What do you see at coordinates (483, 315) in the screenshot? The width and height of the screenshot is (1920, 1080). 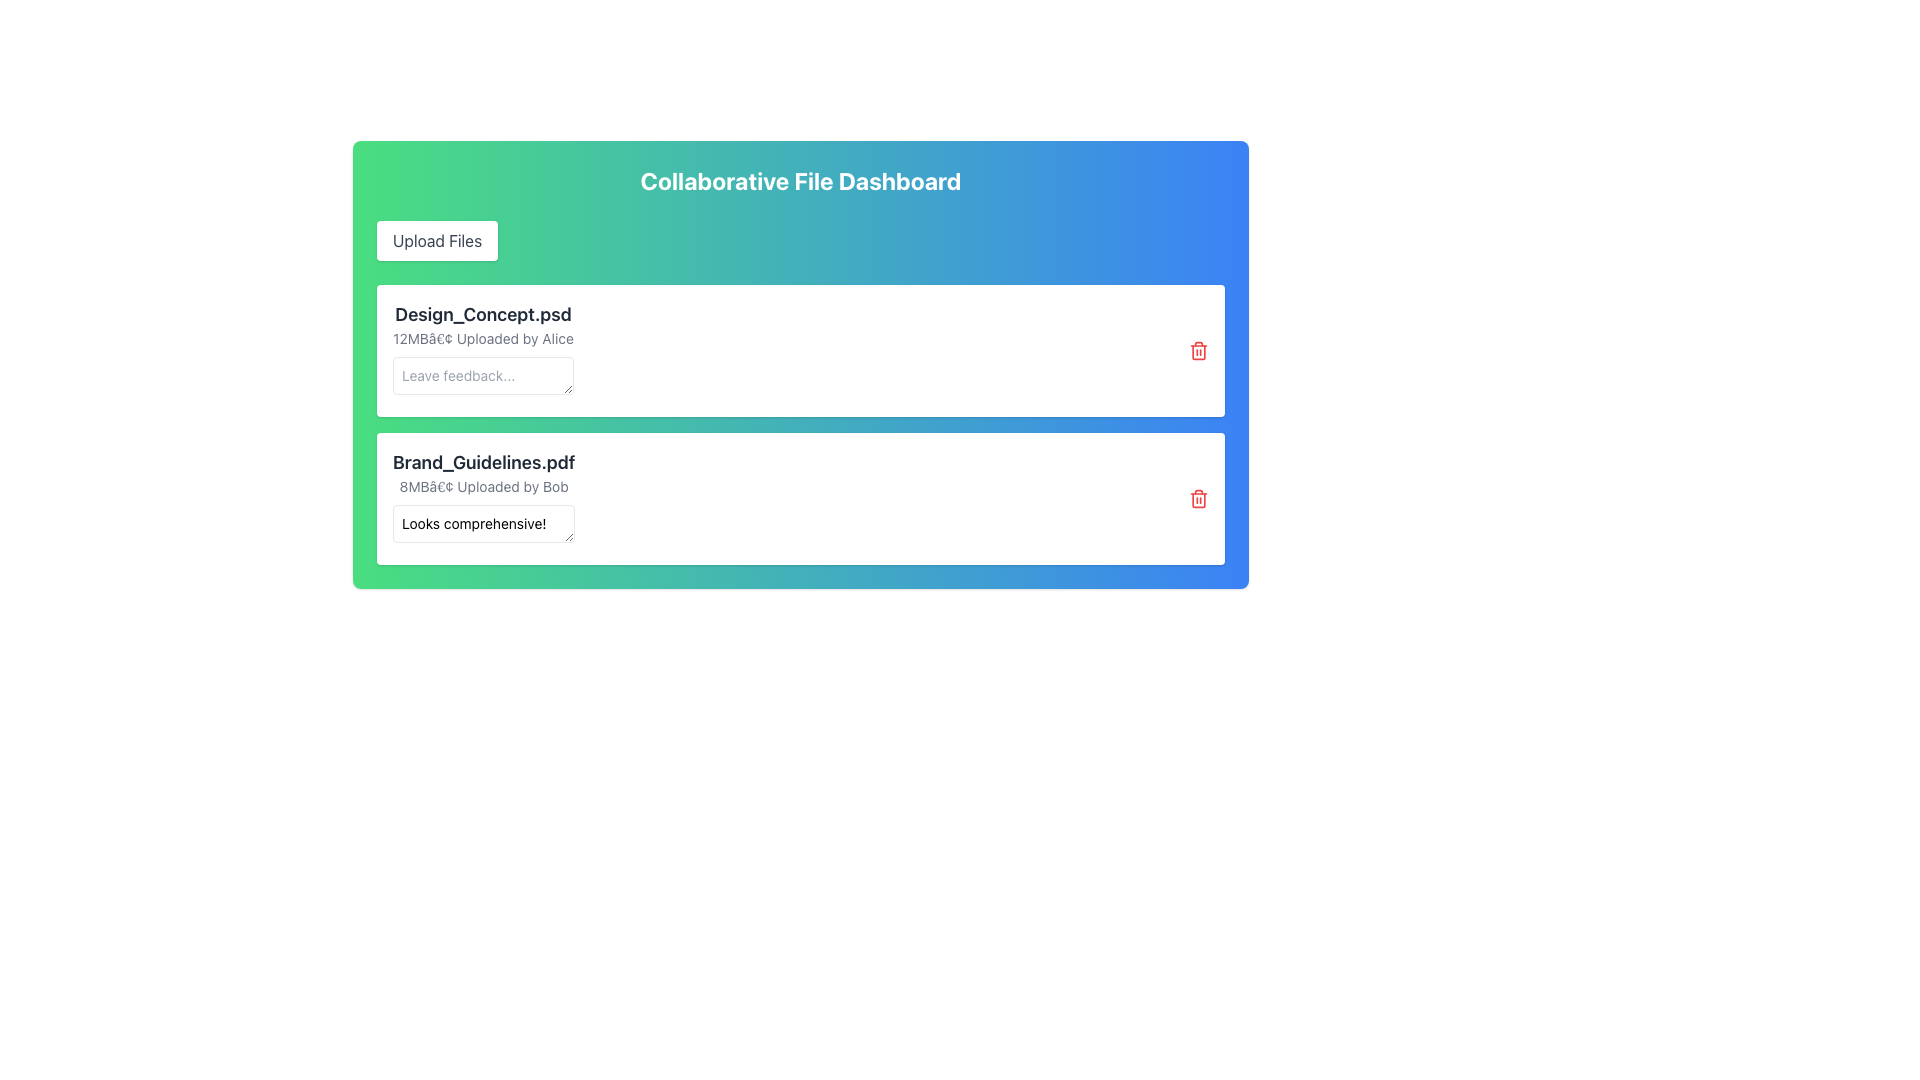 I see `text label that serves as the title of the file presented in the card, located at the center of the dashboard above the file details` at bounding box center [483, 315].